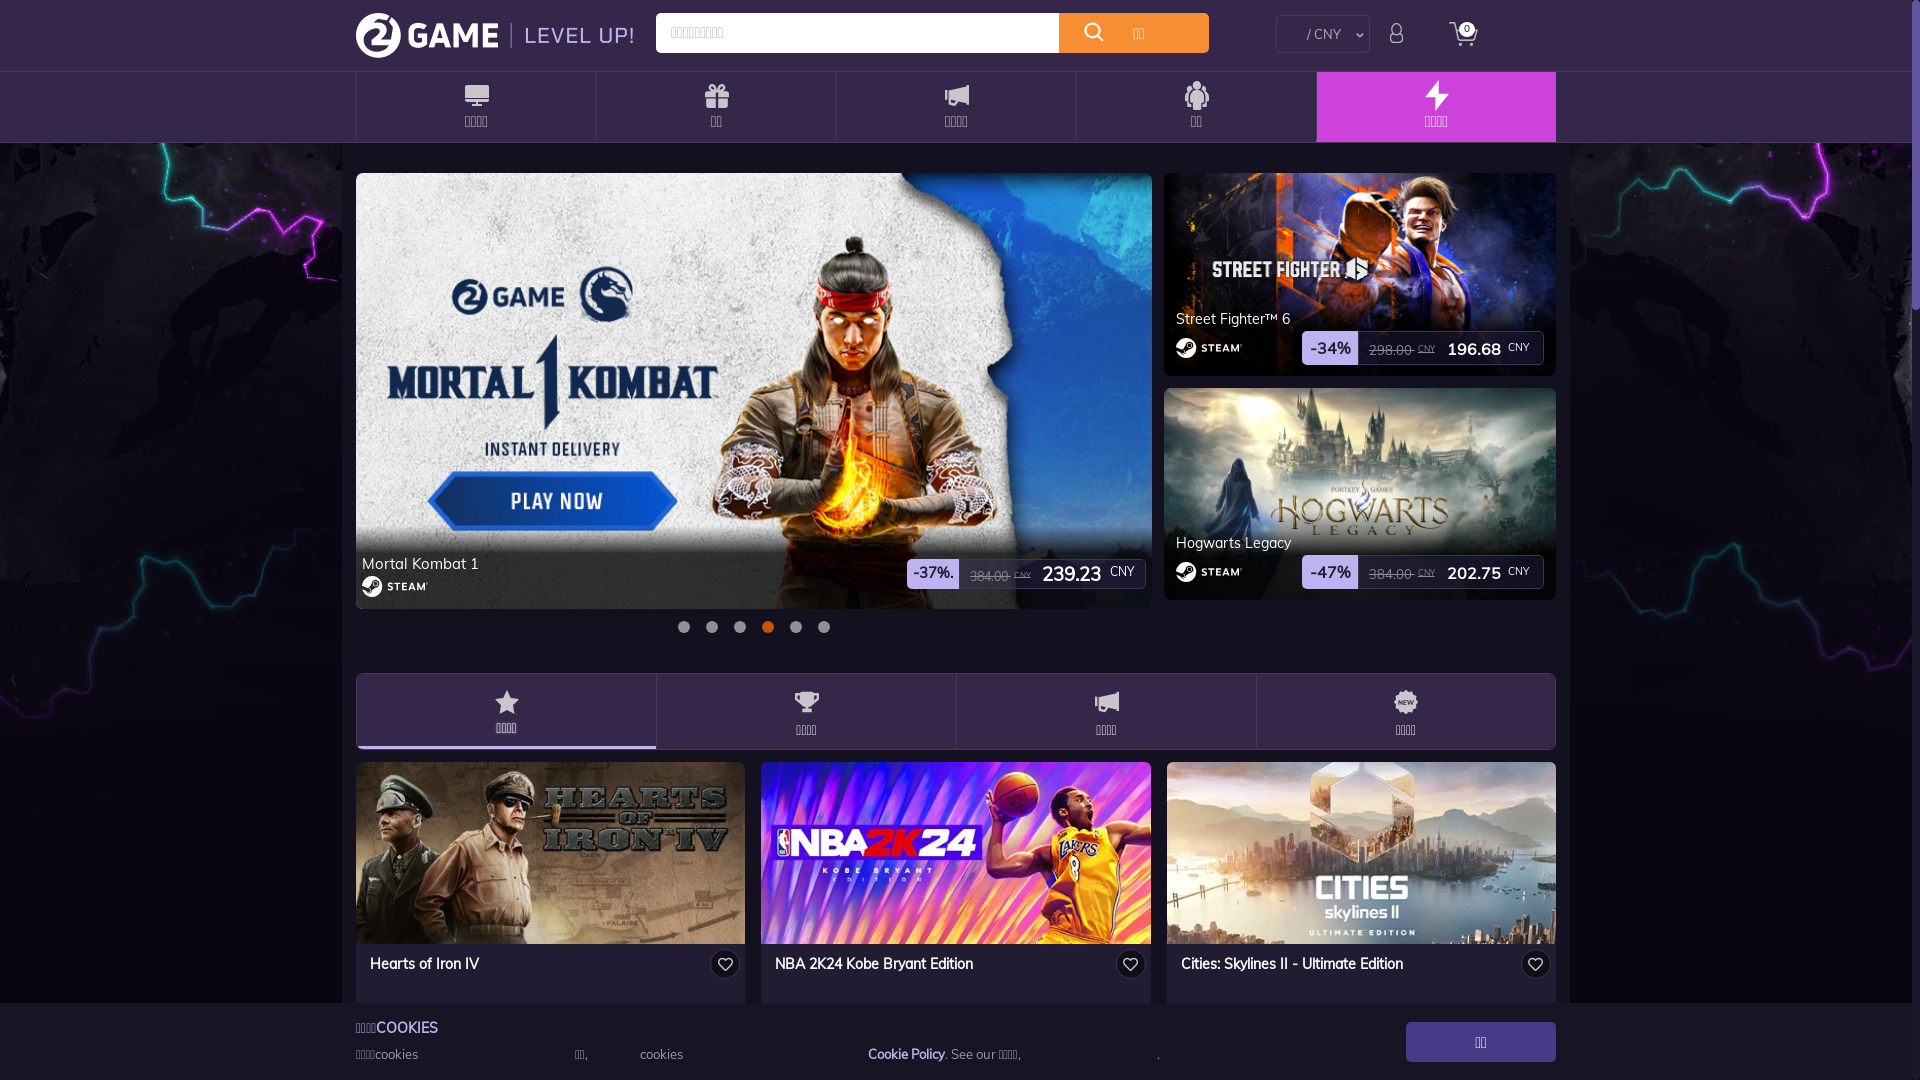  I want to click on 'Cookie Policy', so click(905, 1052).